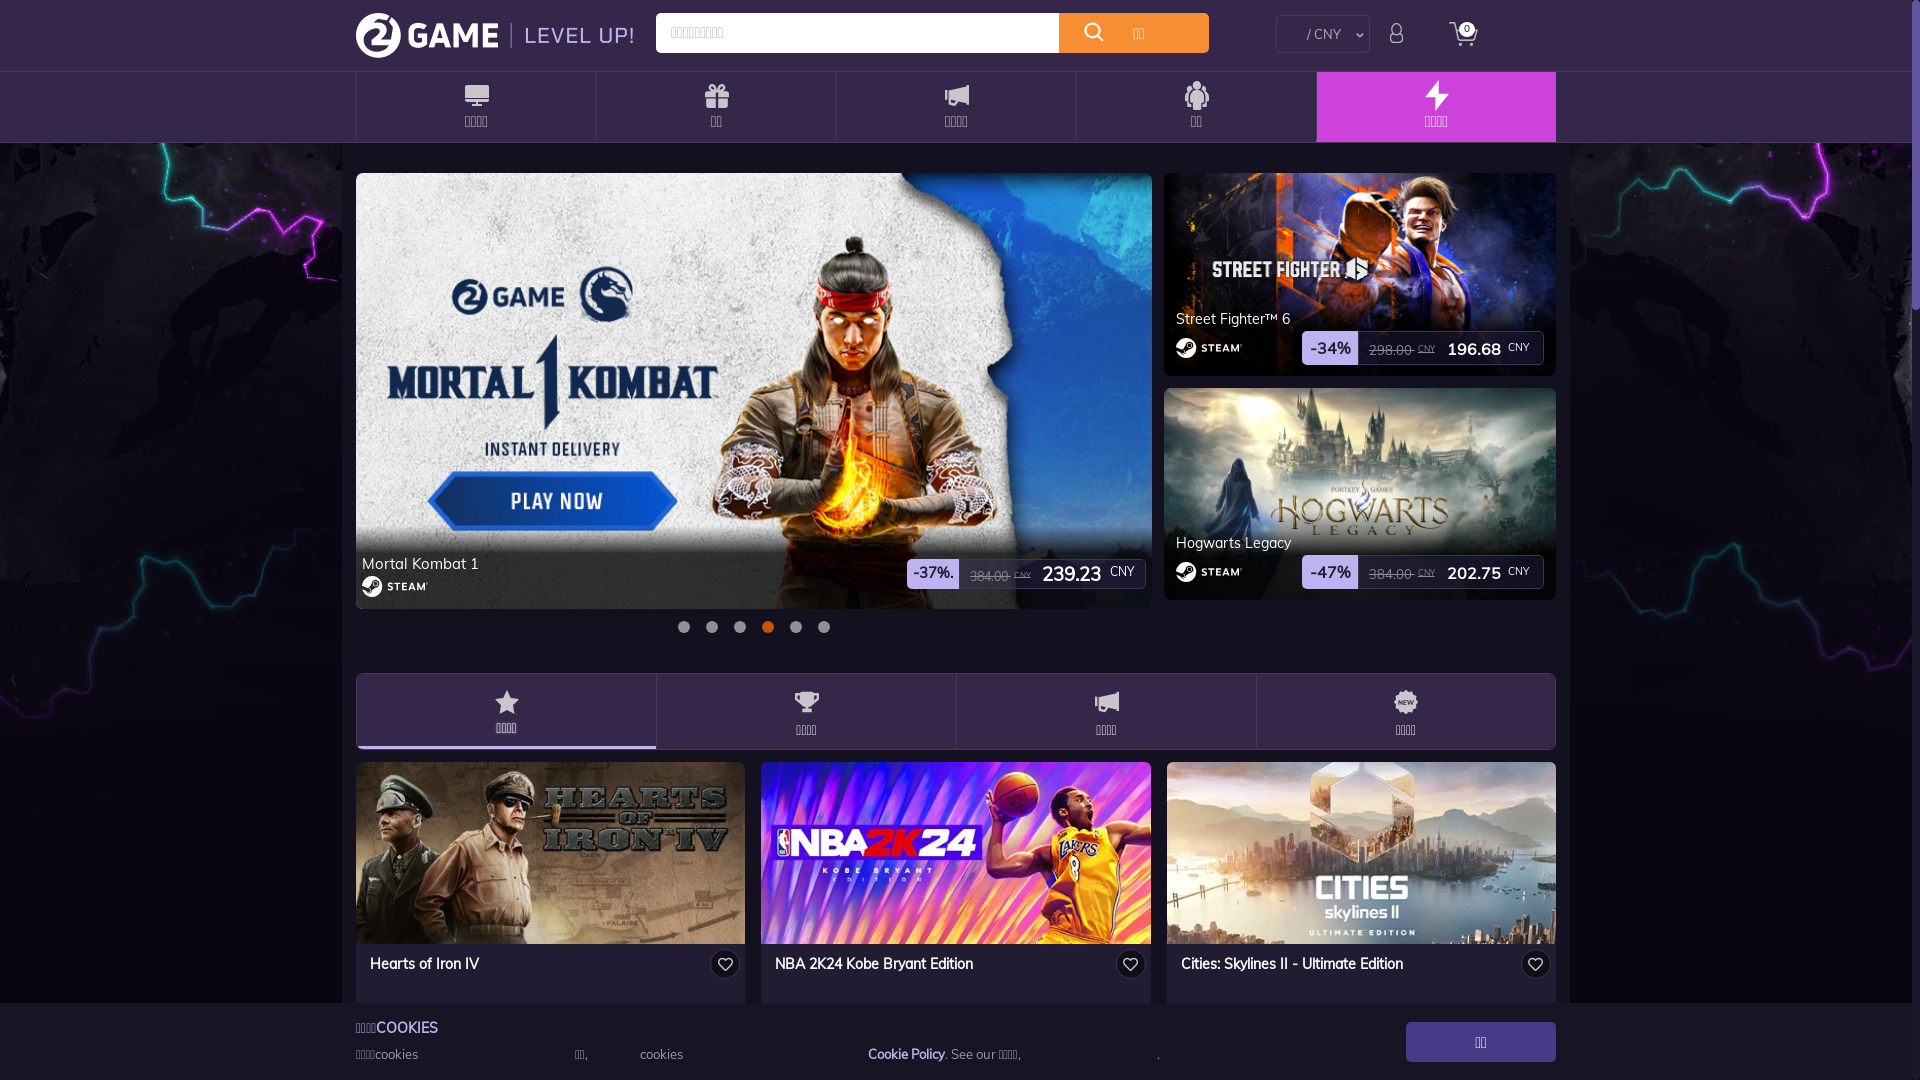  I want to click on 'Cookie Policy', so click(905, 1052).